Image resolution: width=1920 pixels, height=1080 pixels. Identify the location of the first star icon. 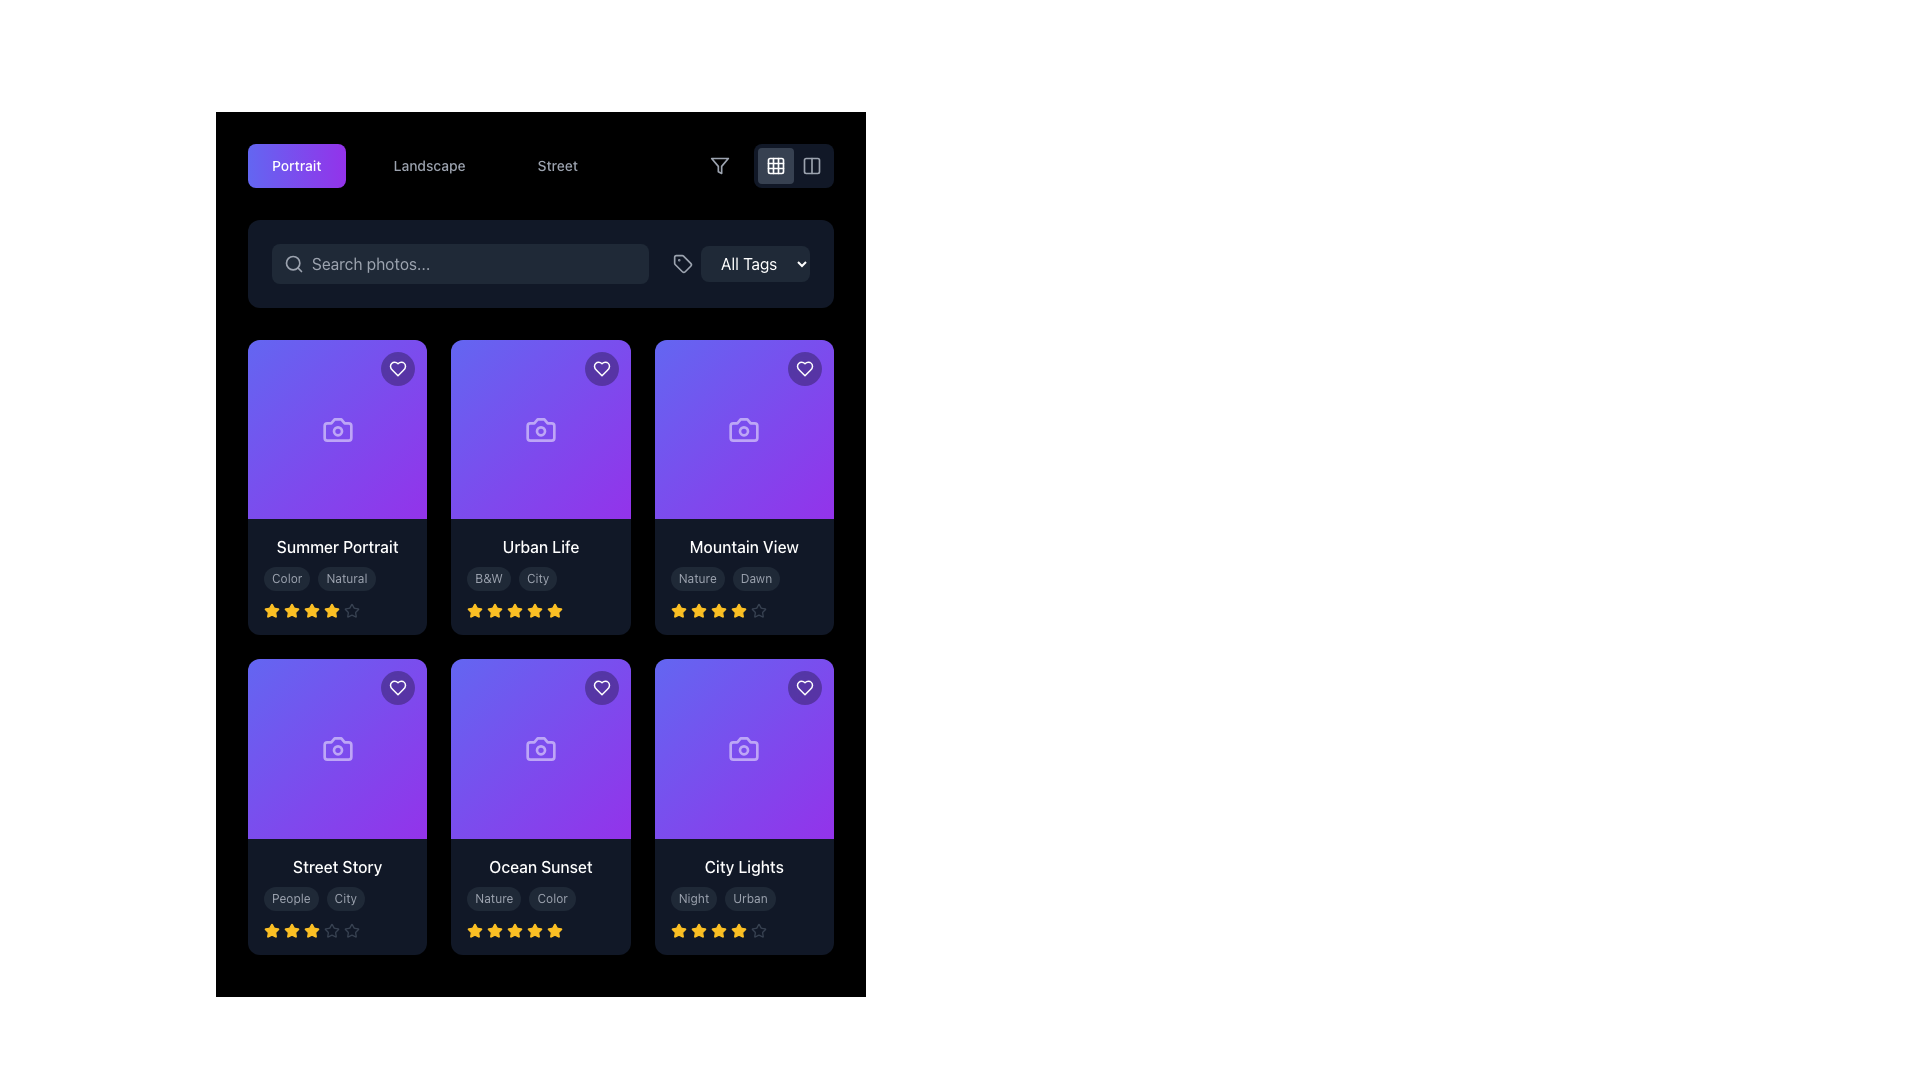
(291, 610).